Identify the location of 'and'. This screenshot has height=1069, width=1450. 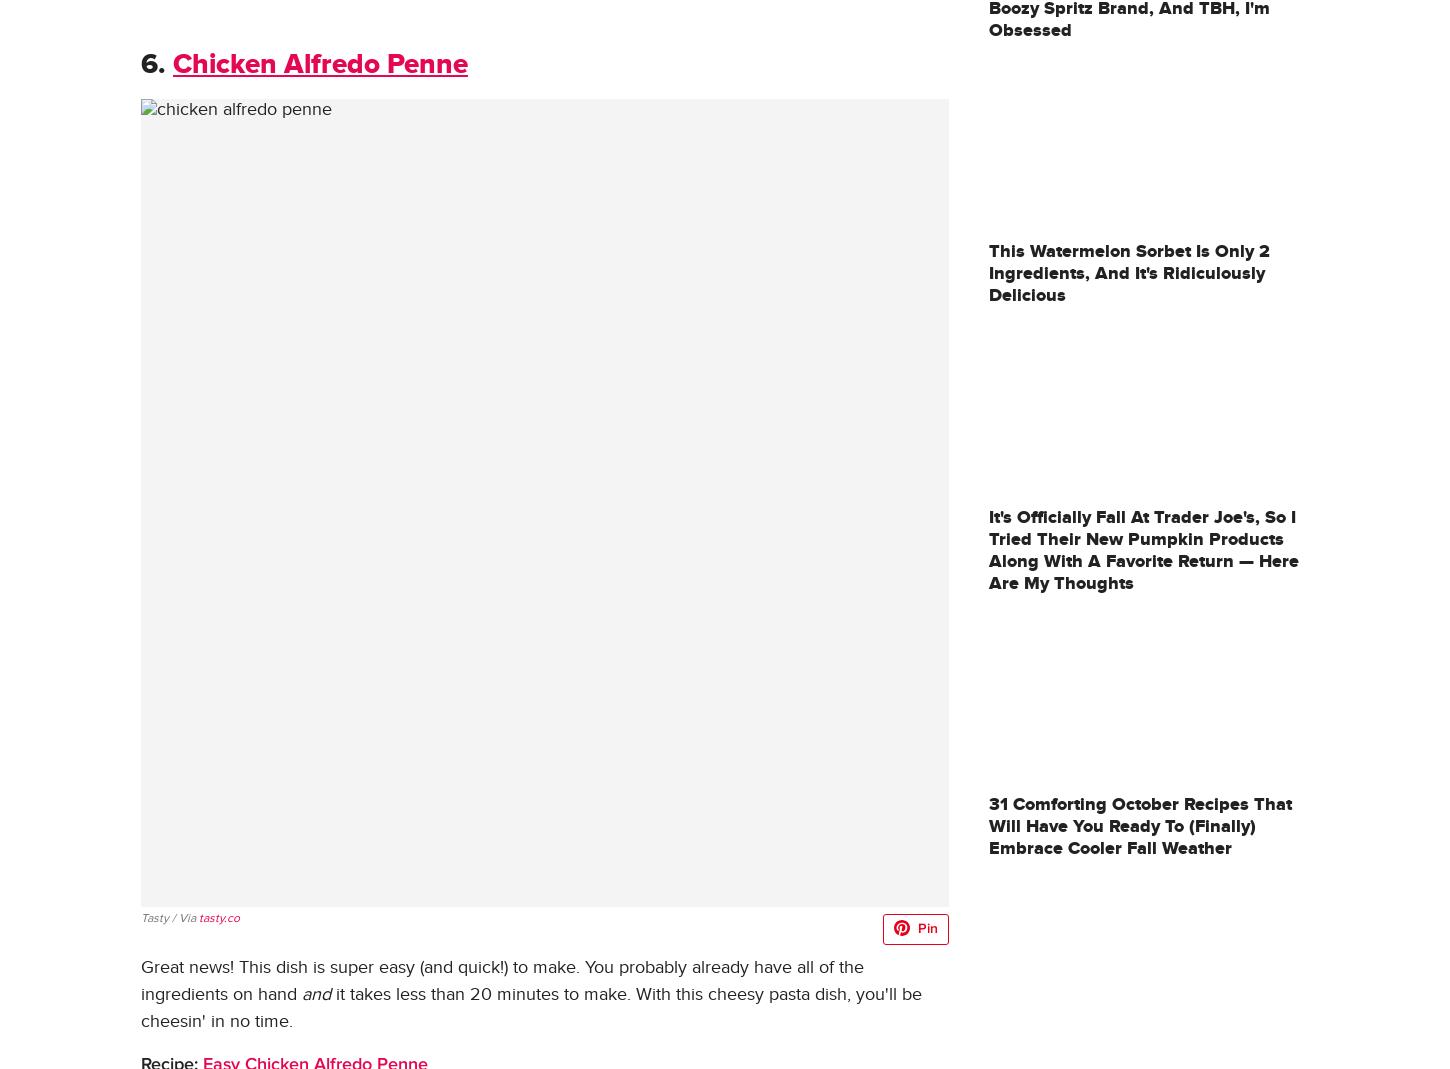
(316, 994).